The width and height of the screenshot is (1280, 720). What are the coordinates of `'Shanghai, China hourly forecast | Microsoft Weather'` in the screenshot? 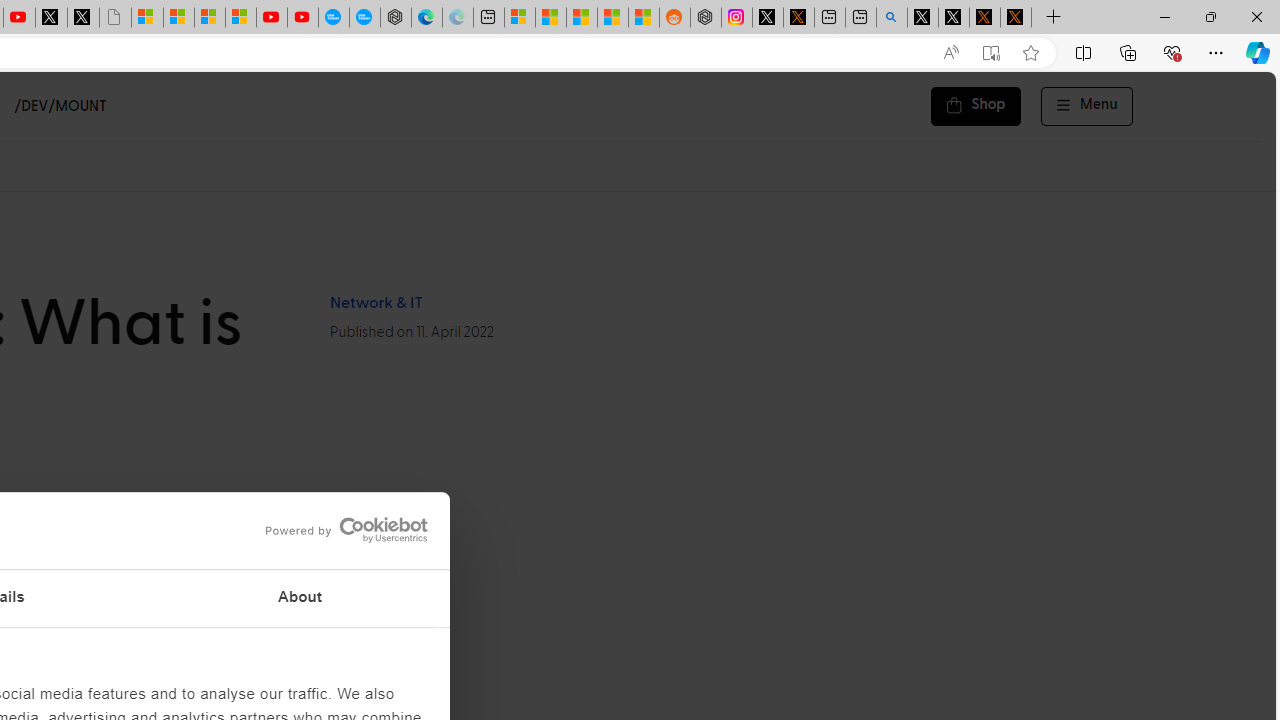 It's located at (580, 17).